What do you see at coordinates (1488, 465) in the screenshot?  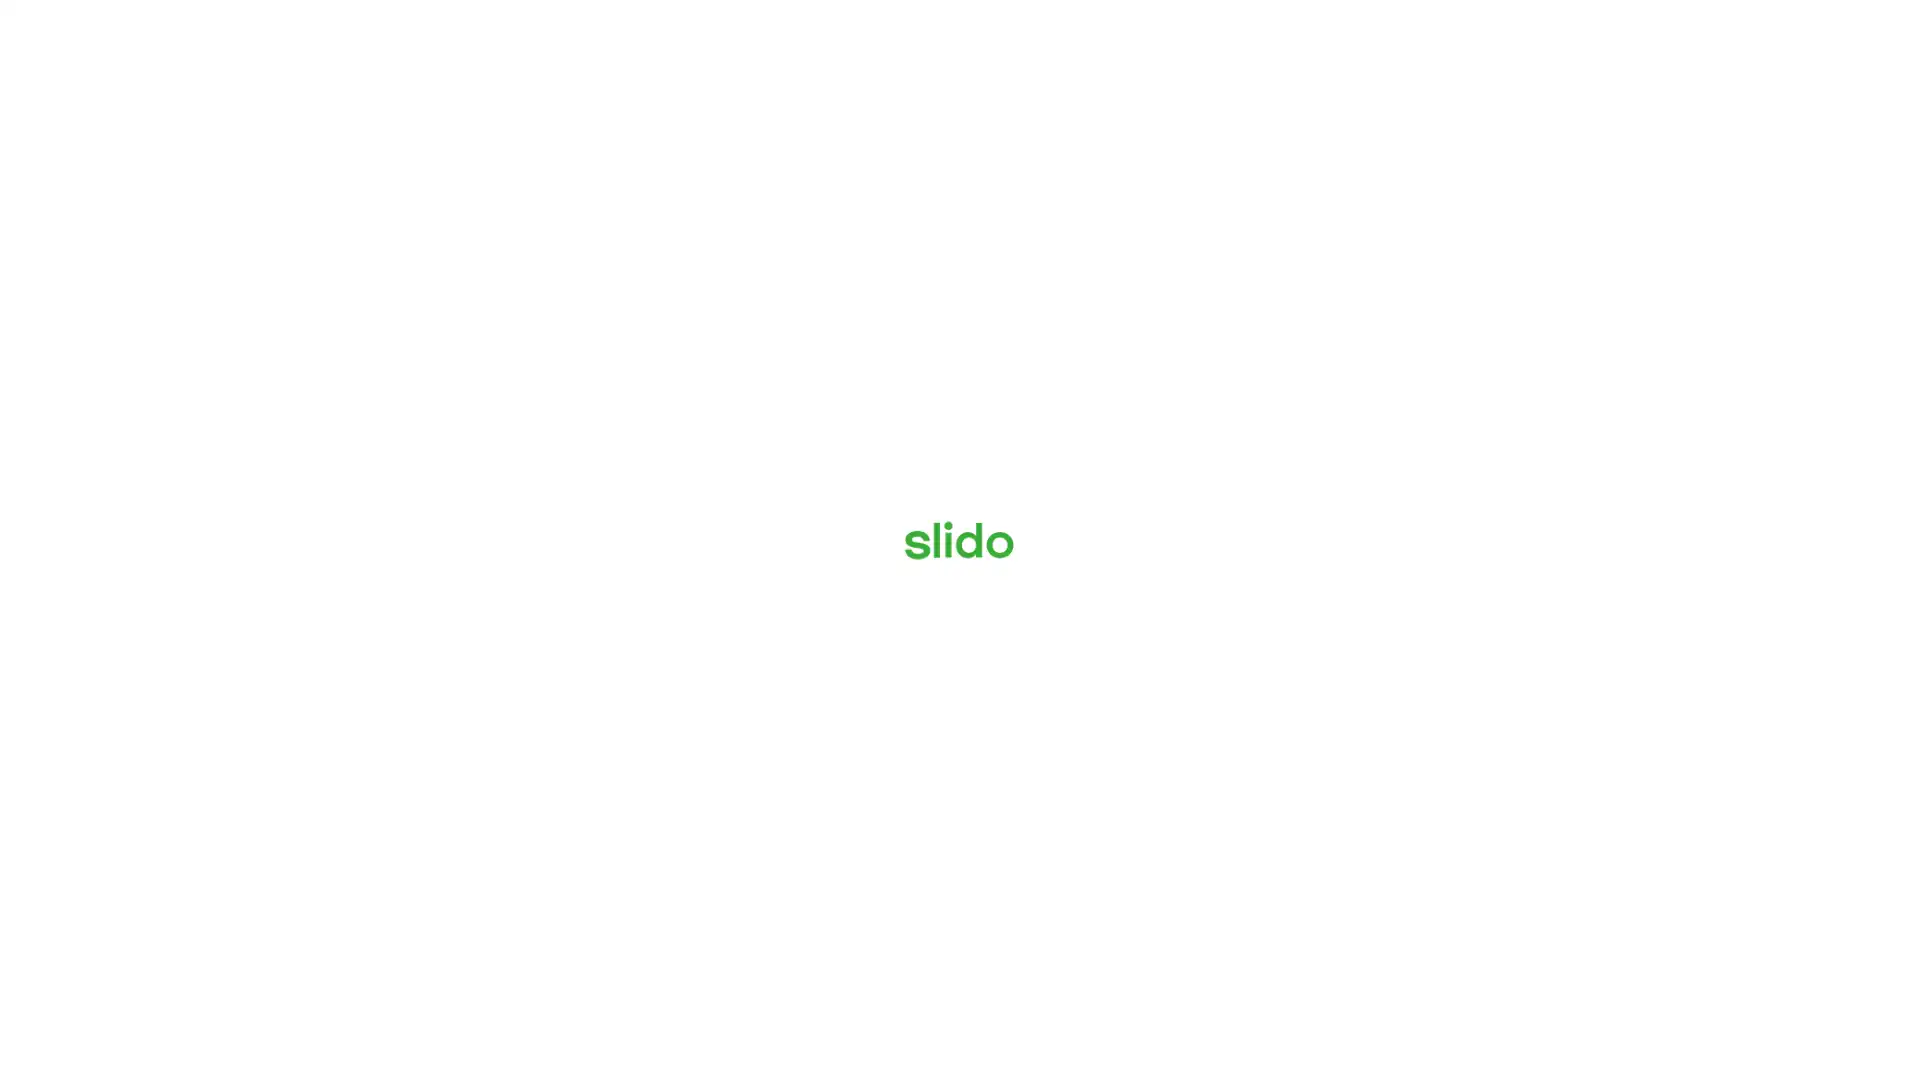 I see `1 reply` at bounding box center [1488, 465].